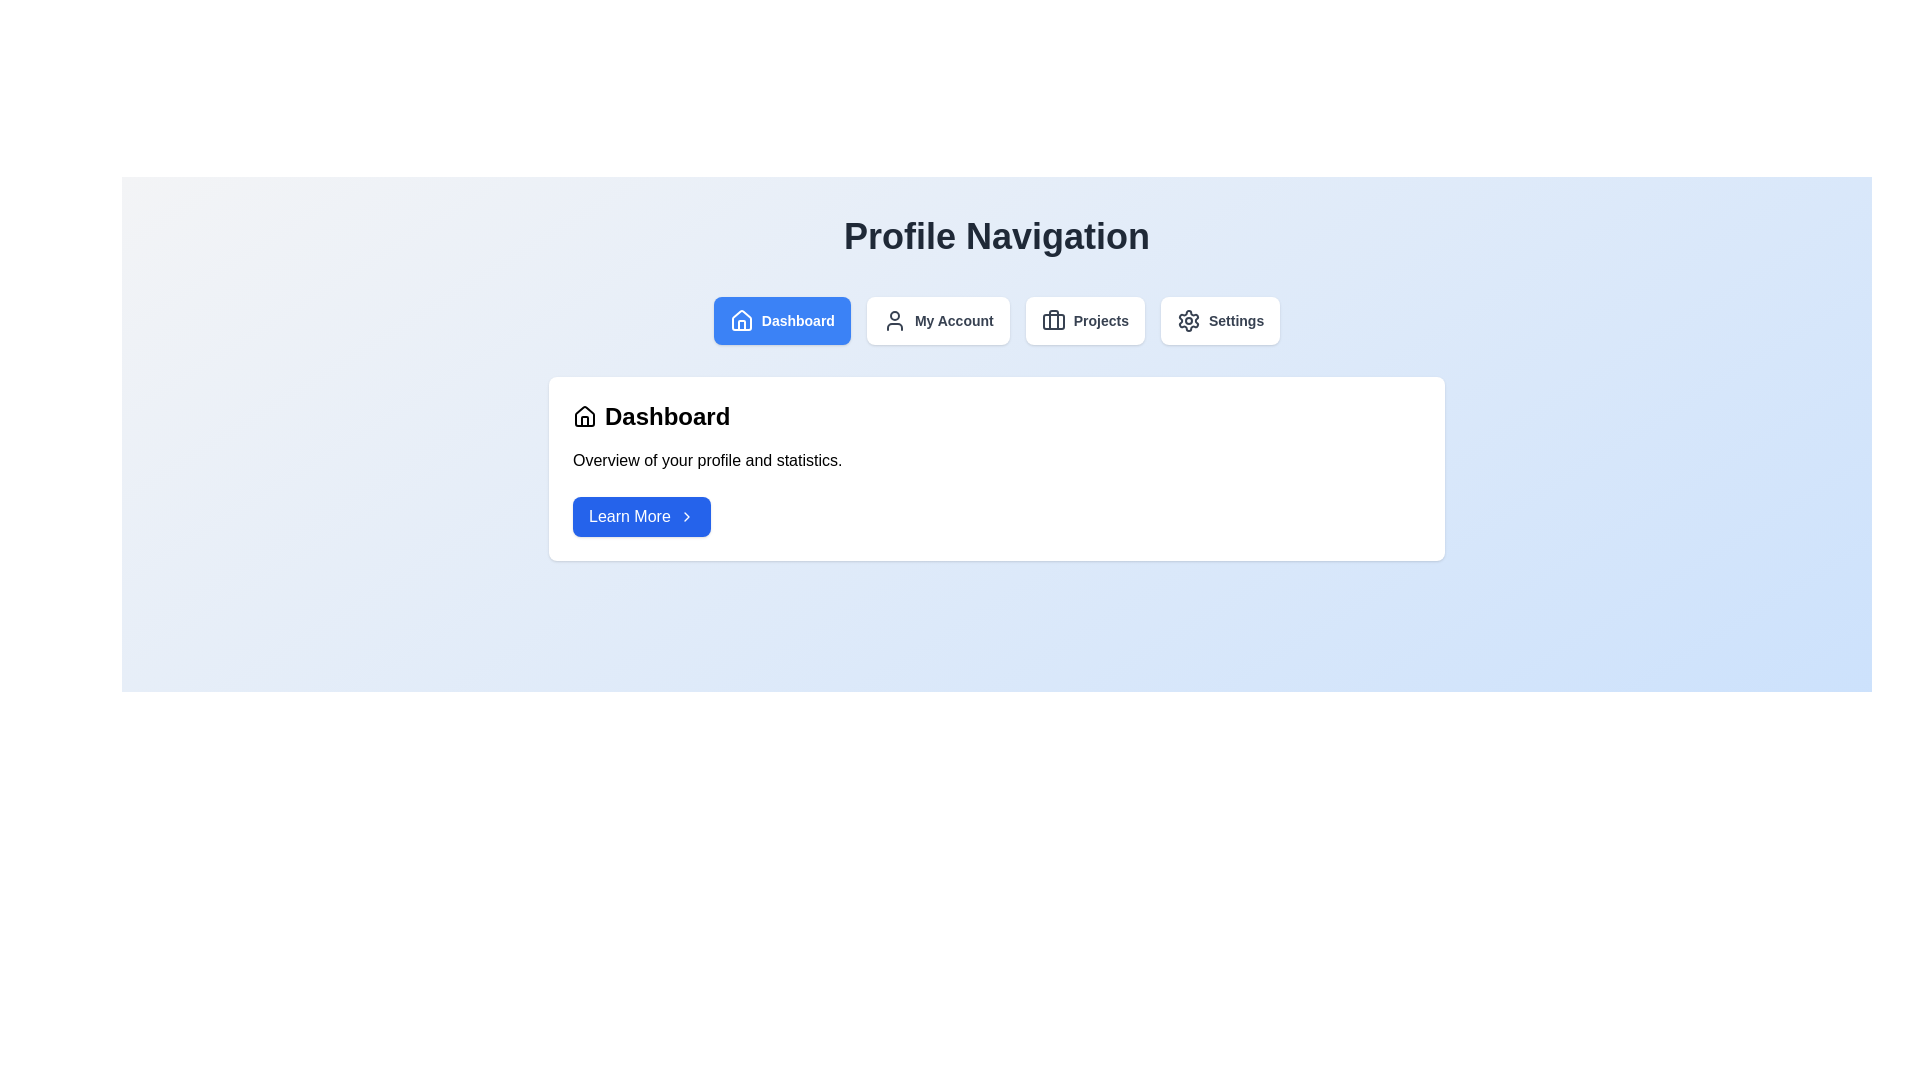 This screenshot has width=1920, height=1080. I want to click on the vertical line handle of the briefcase icon located in the Profile Navigation menu within the 'Projects' button, so click(1052, 319).